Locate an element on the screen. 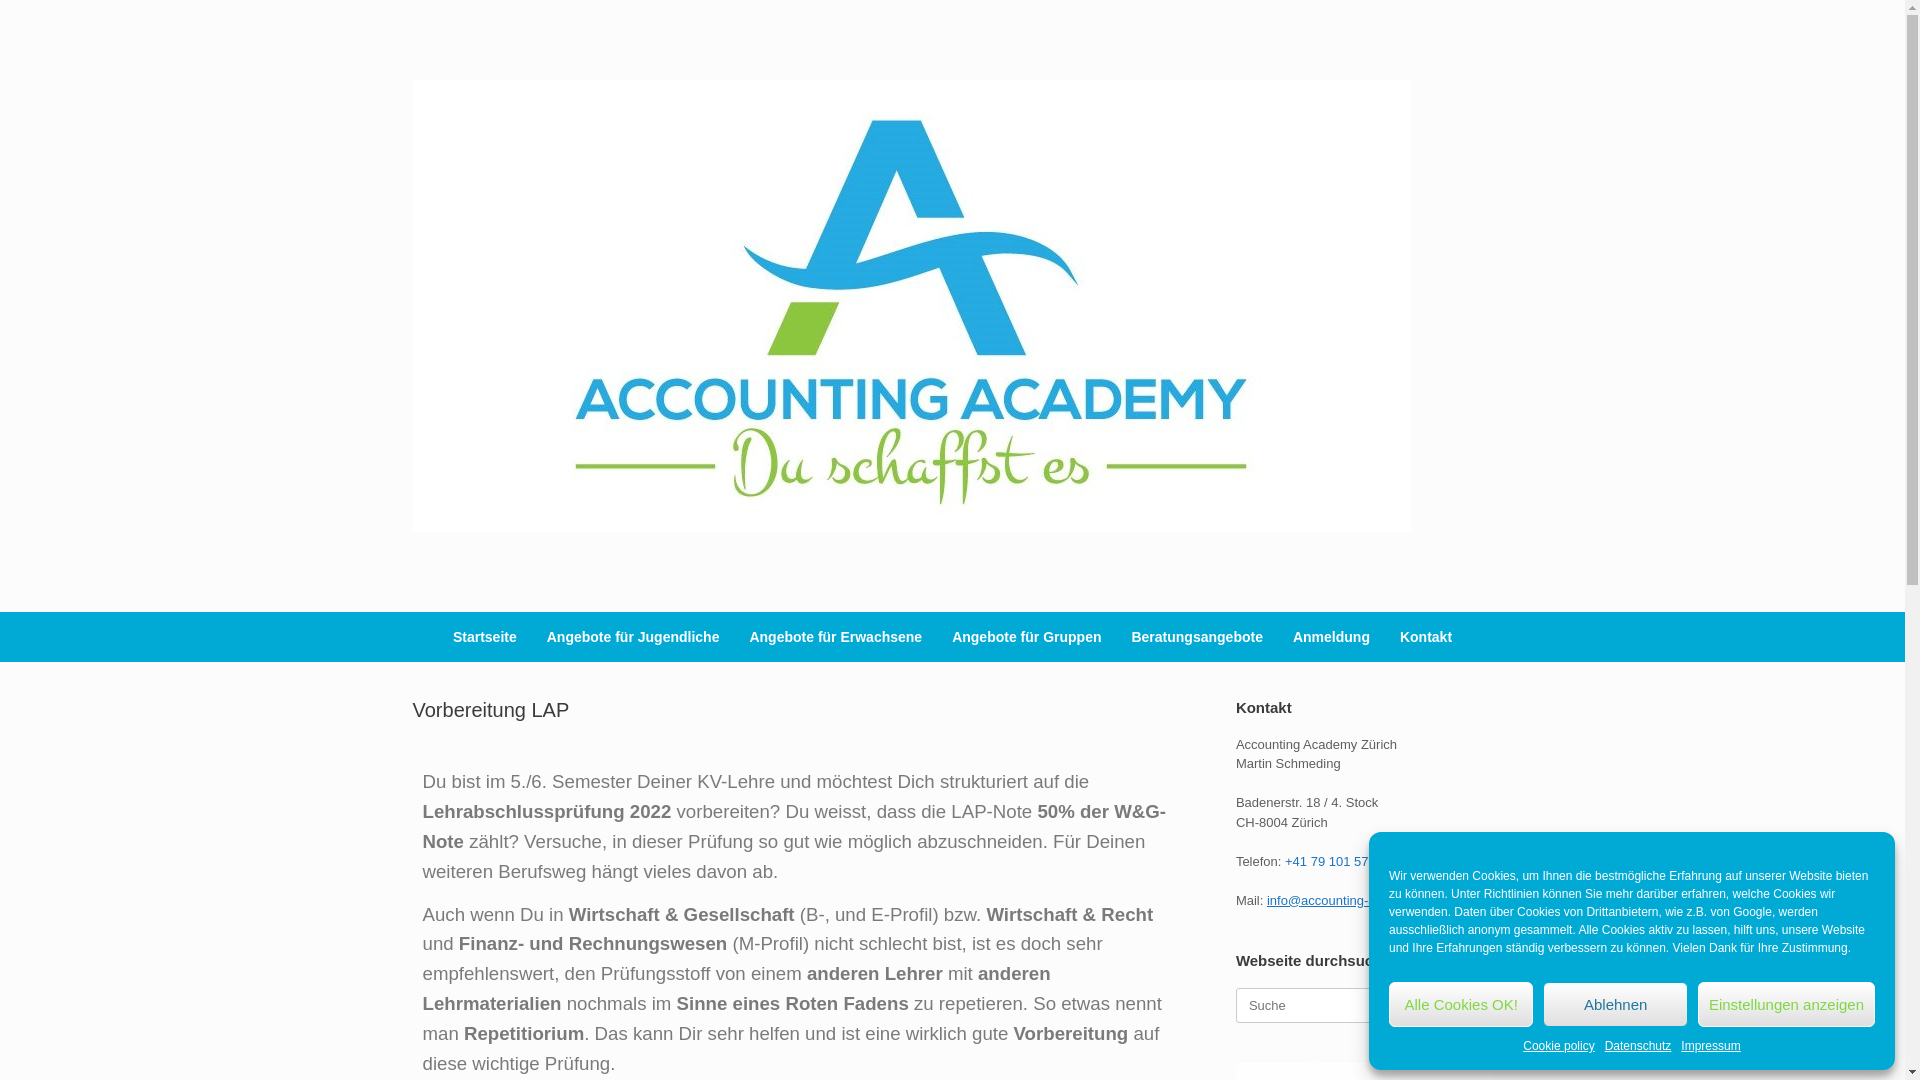  'Kontakt' is located at coordinates (1424, 636).